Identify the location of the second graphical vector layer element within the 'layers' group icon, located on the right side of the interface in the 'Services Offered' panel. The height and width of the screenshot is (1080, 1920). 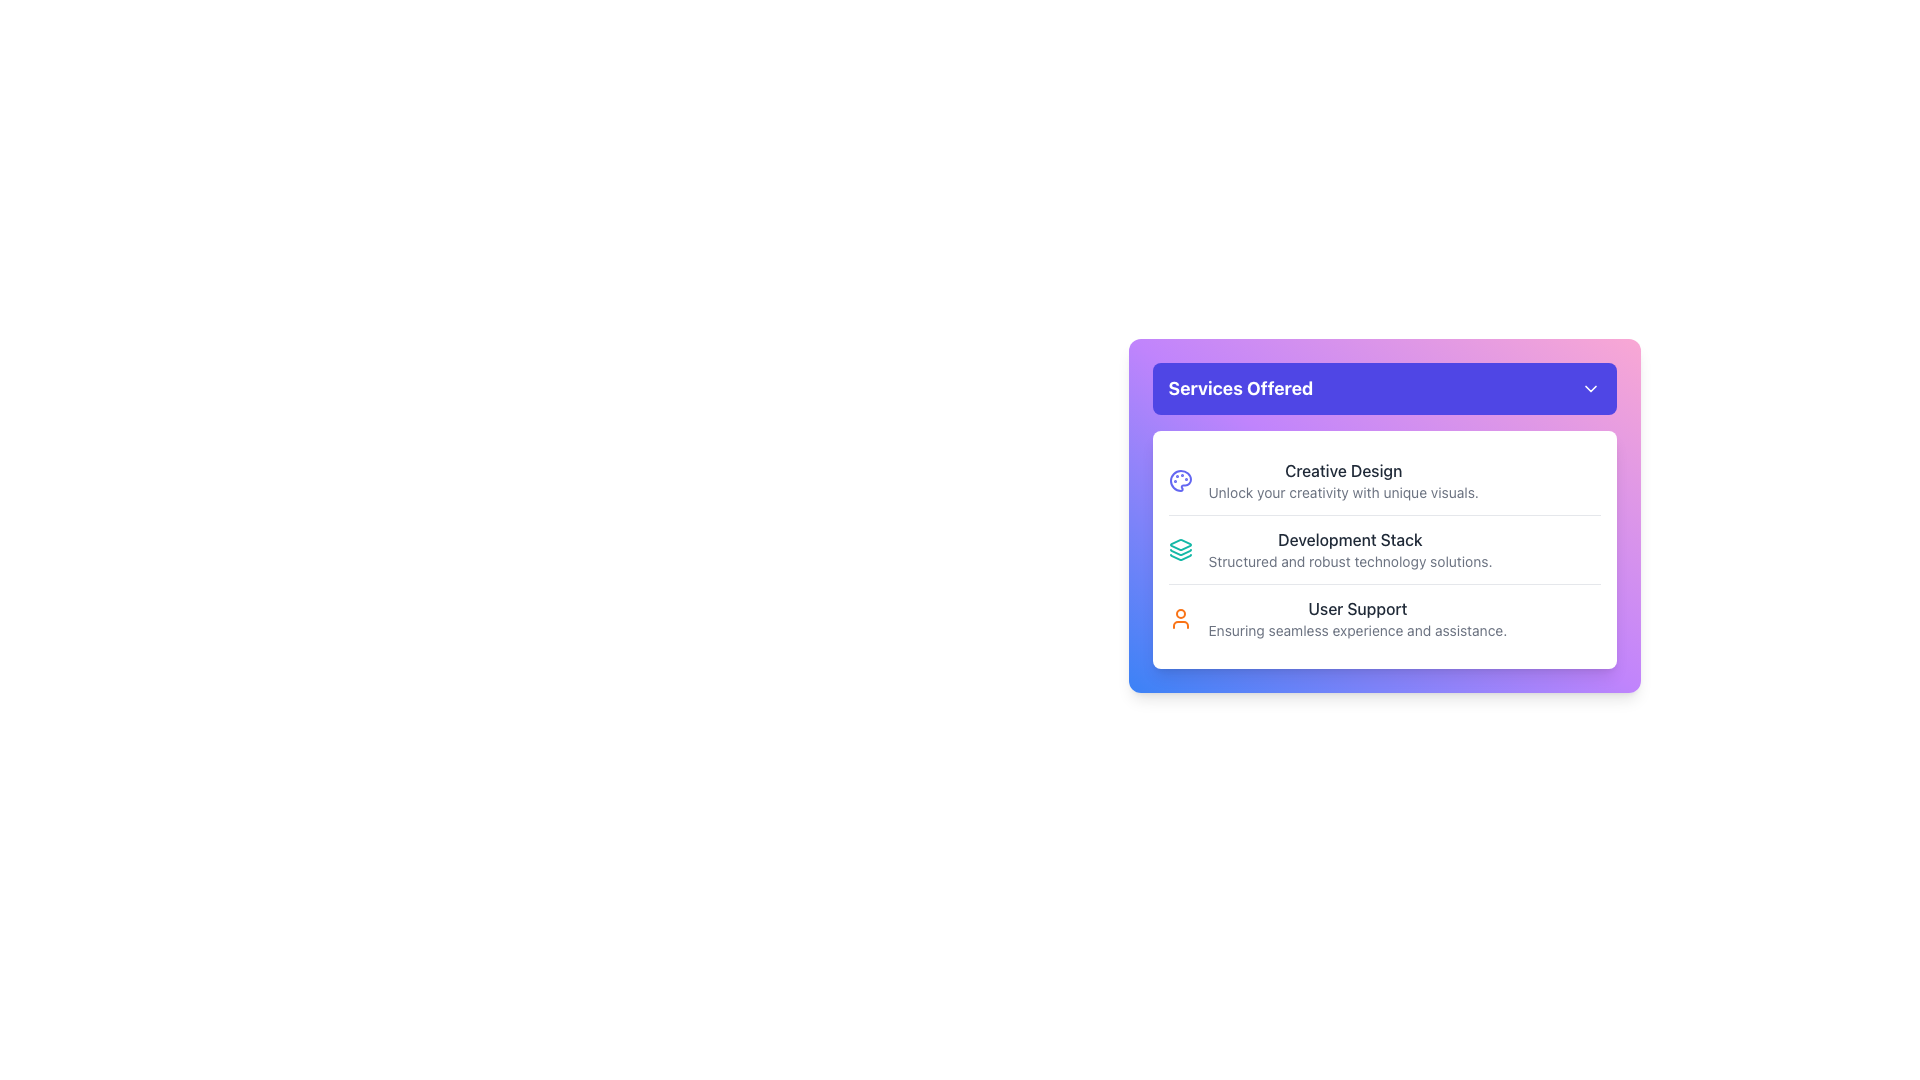
(1180, 552).